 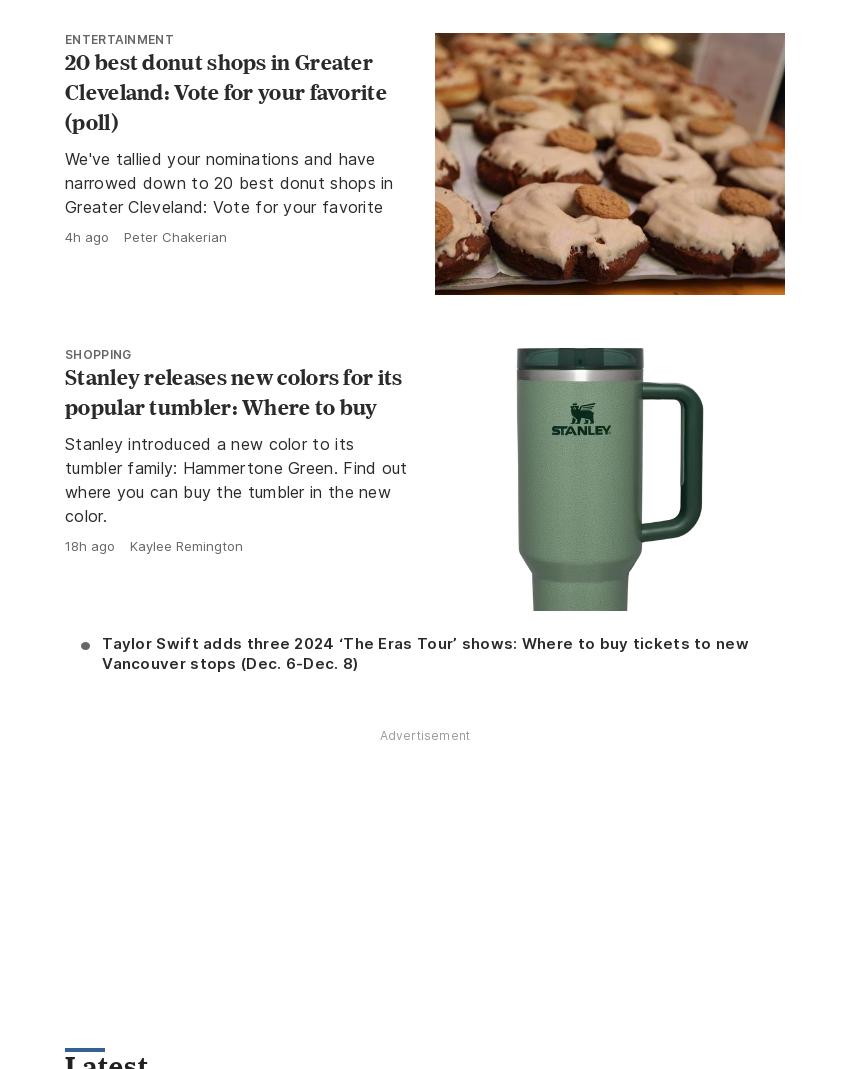 I want to click on 'We've tallied your nominations and have narrowed down to 20 best donut shops in Greater Cleveland: Vote for your favorite', so click(x=228, y=182).